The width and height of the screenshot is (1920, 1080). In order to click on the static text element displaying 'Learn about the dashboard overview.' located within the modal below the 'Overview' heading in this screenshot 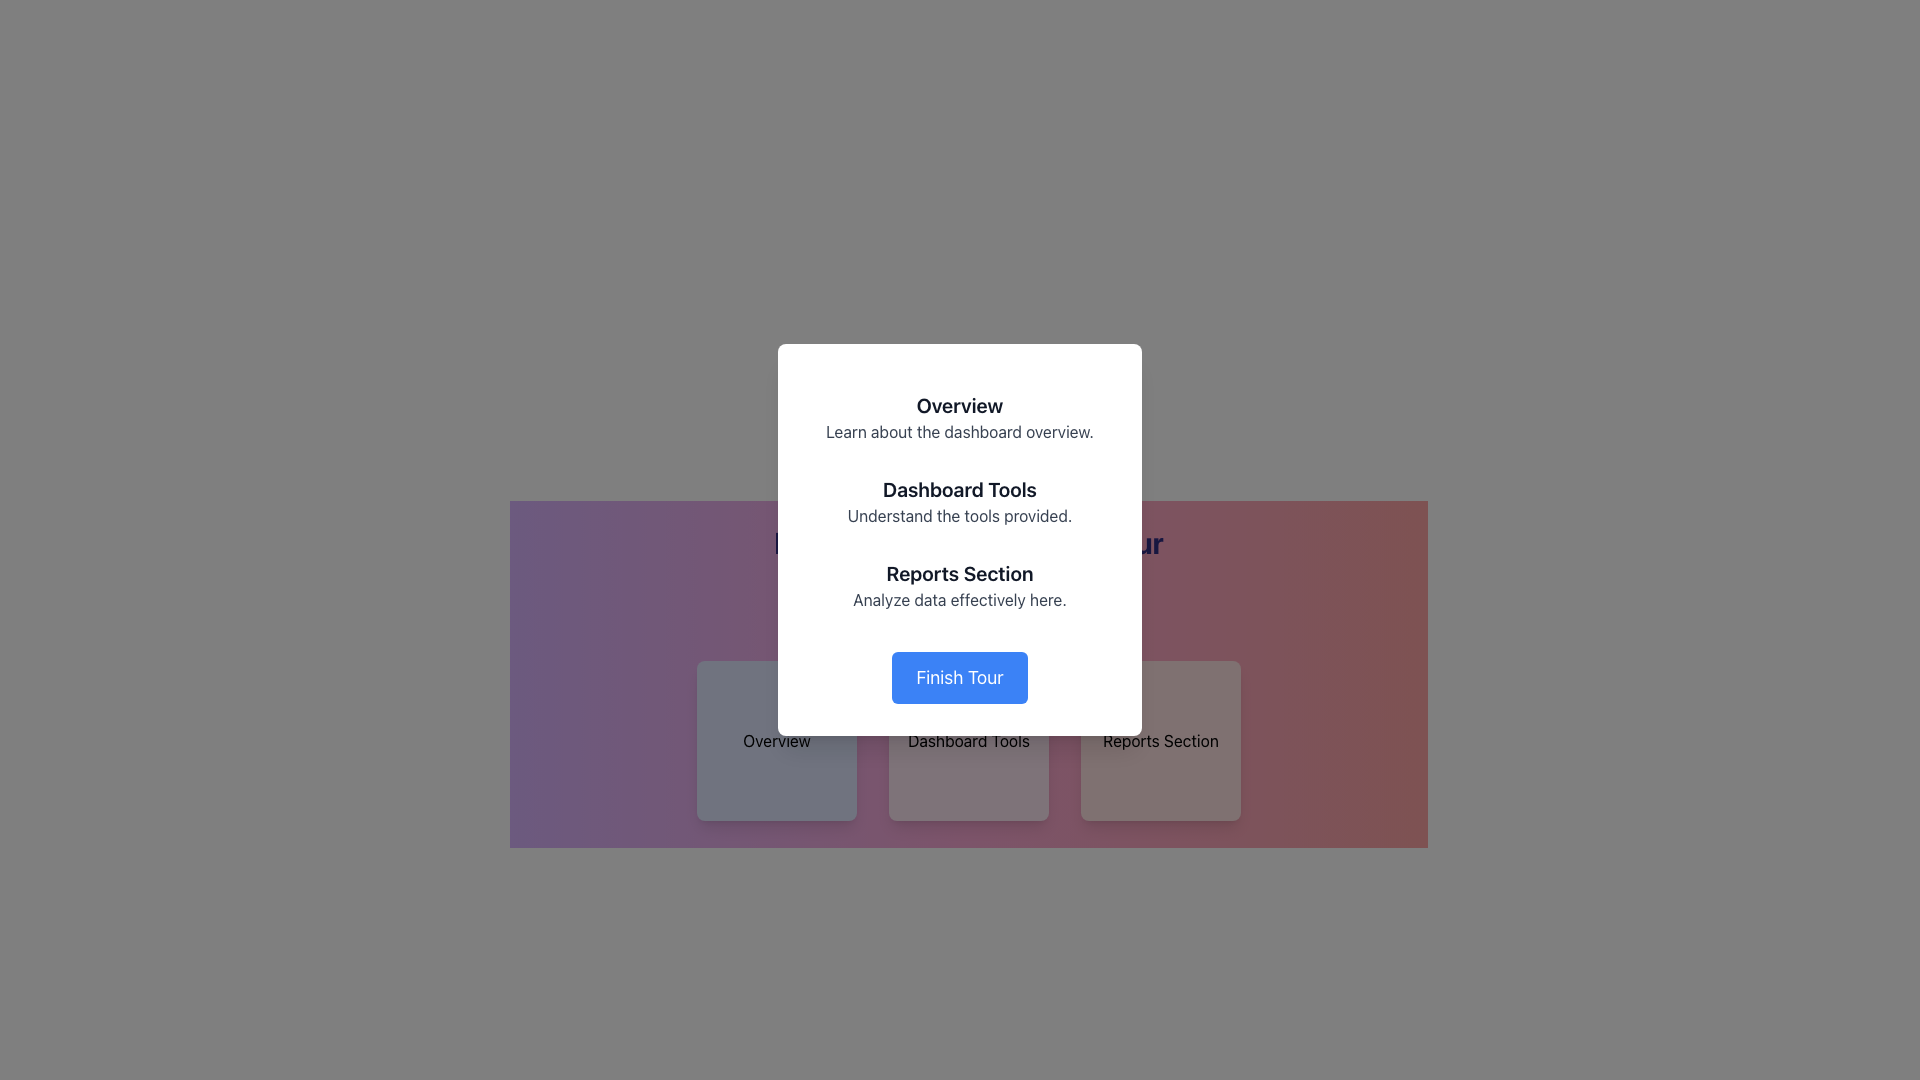, I will do `click(960, 431)`.